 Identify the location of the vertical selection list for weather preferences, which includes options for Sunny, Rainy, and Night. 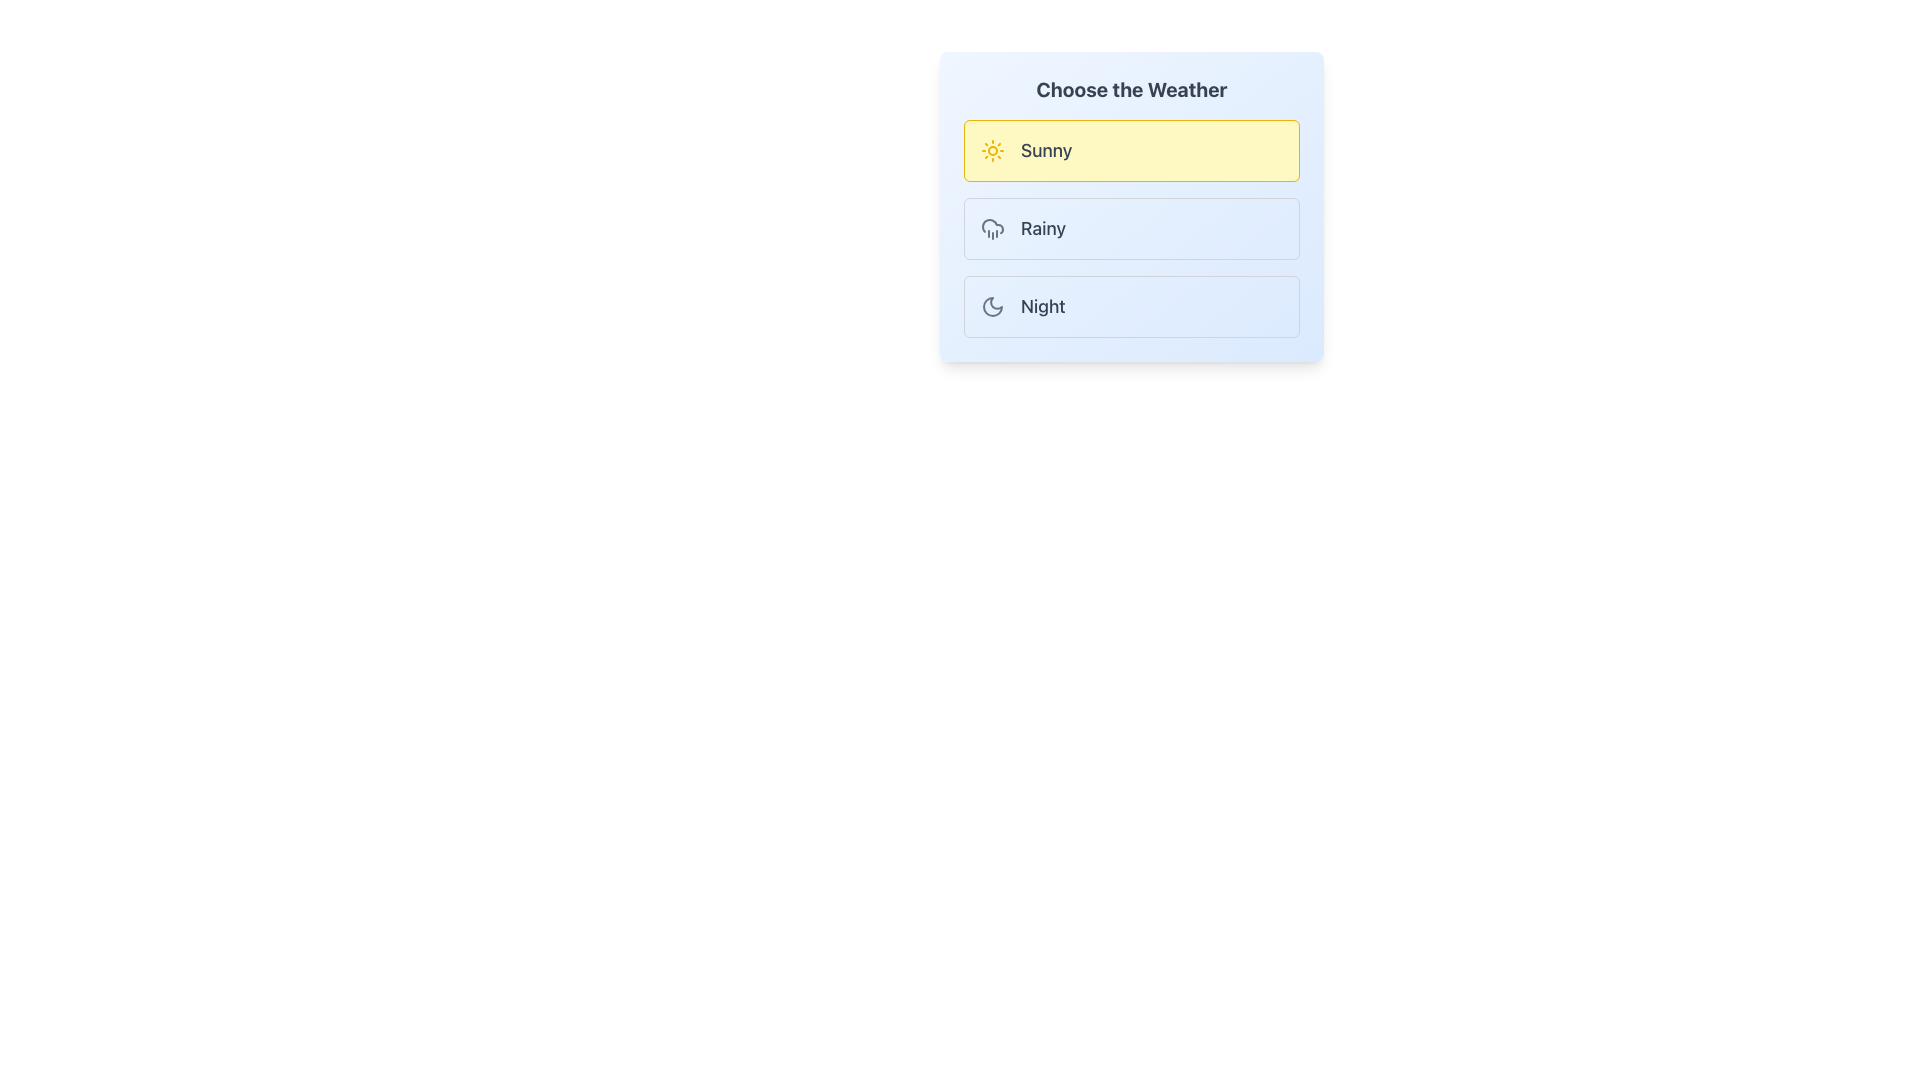
(1132, 227).